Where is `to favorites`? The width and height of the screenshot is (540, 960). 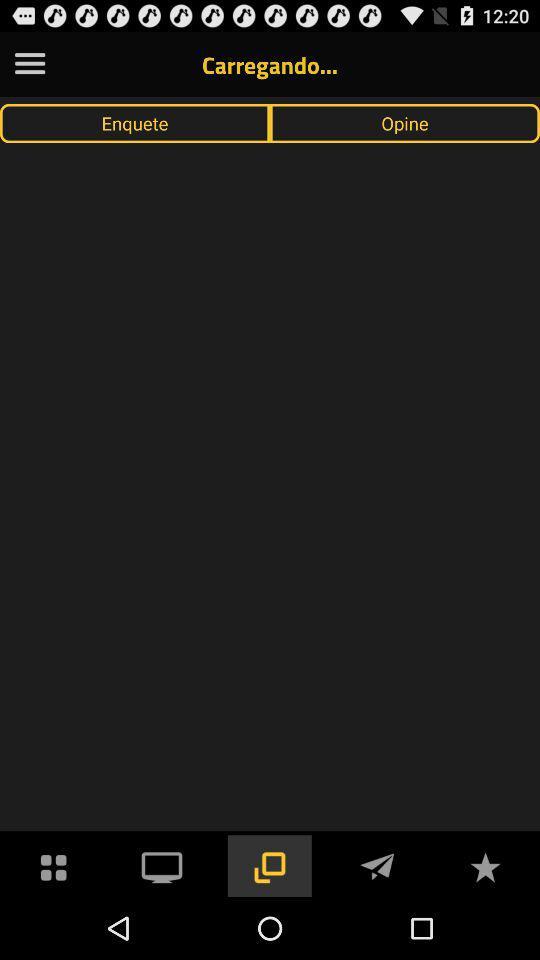
to favorites is located at coordinates (484, 864).